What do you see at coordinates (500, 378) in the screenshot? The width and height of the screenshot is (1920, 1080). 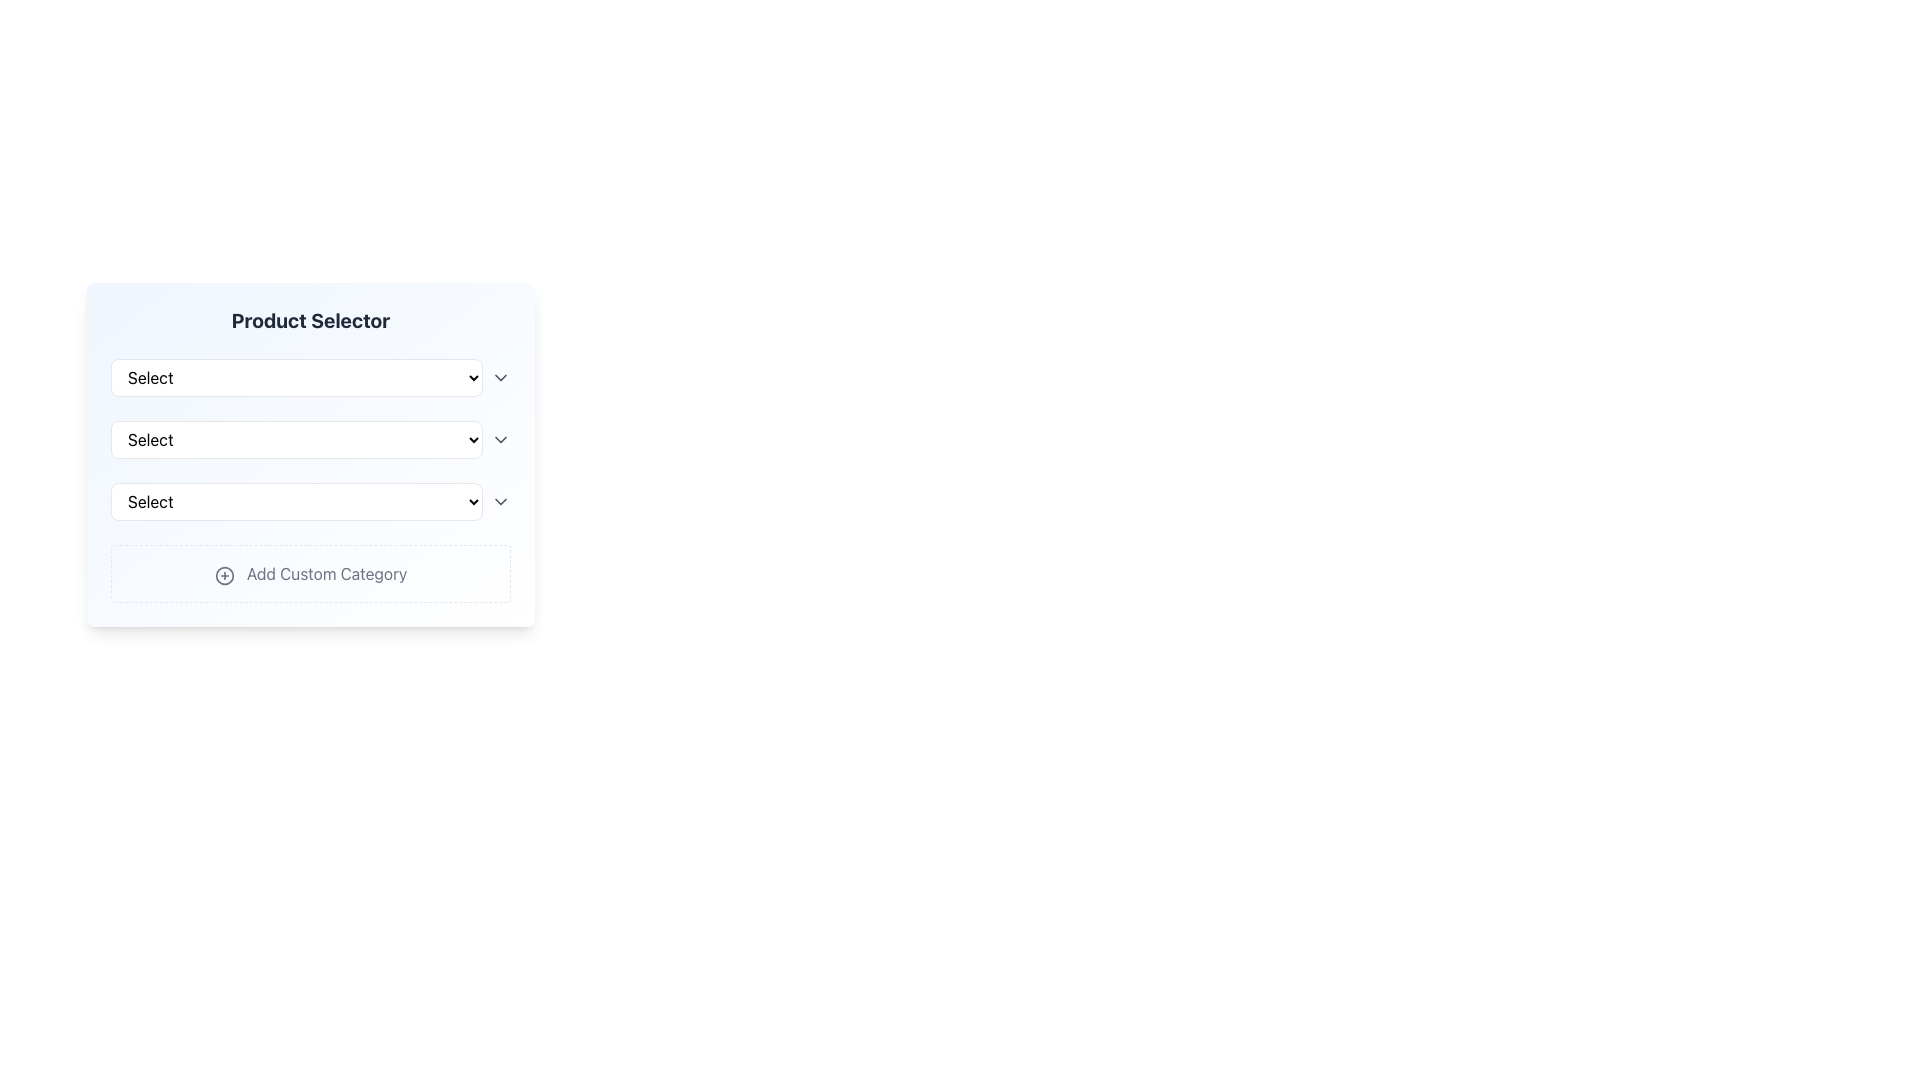 I see `the downward-pointing chevron icon located at the right edge of the input field` at bounding box center [500, 378].